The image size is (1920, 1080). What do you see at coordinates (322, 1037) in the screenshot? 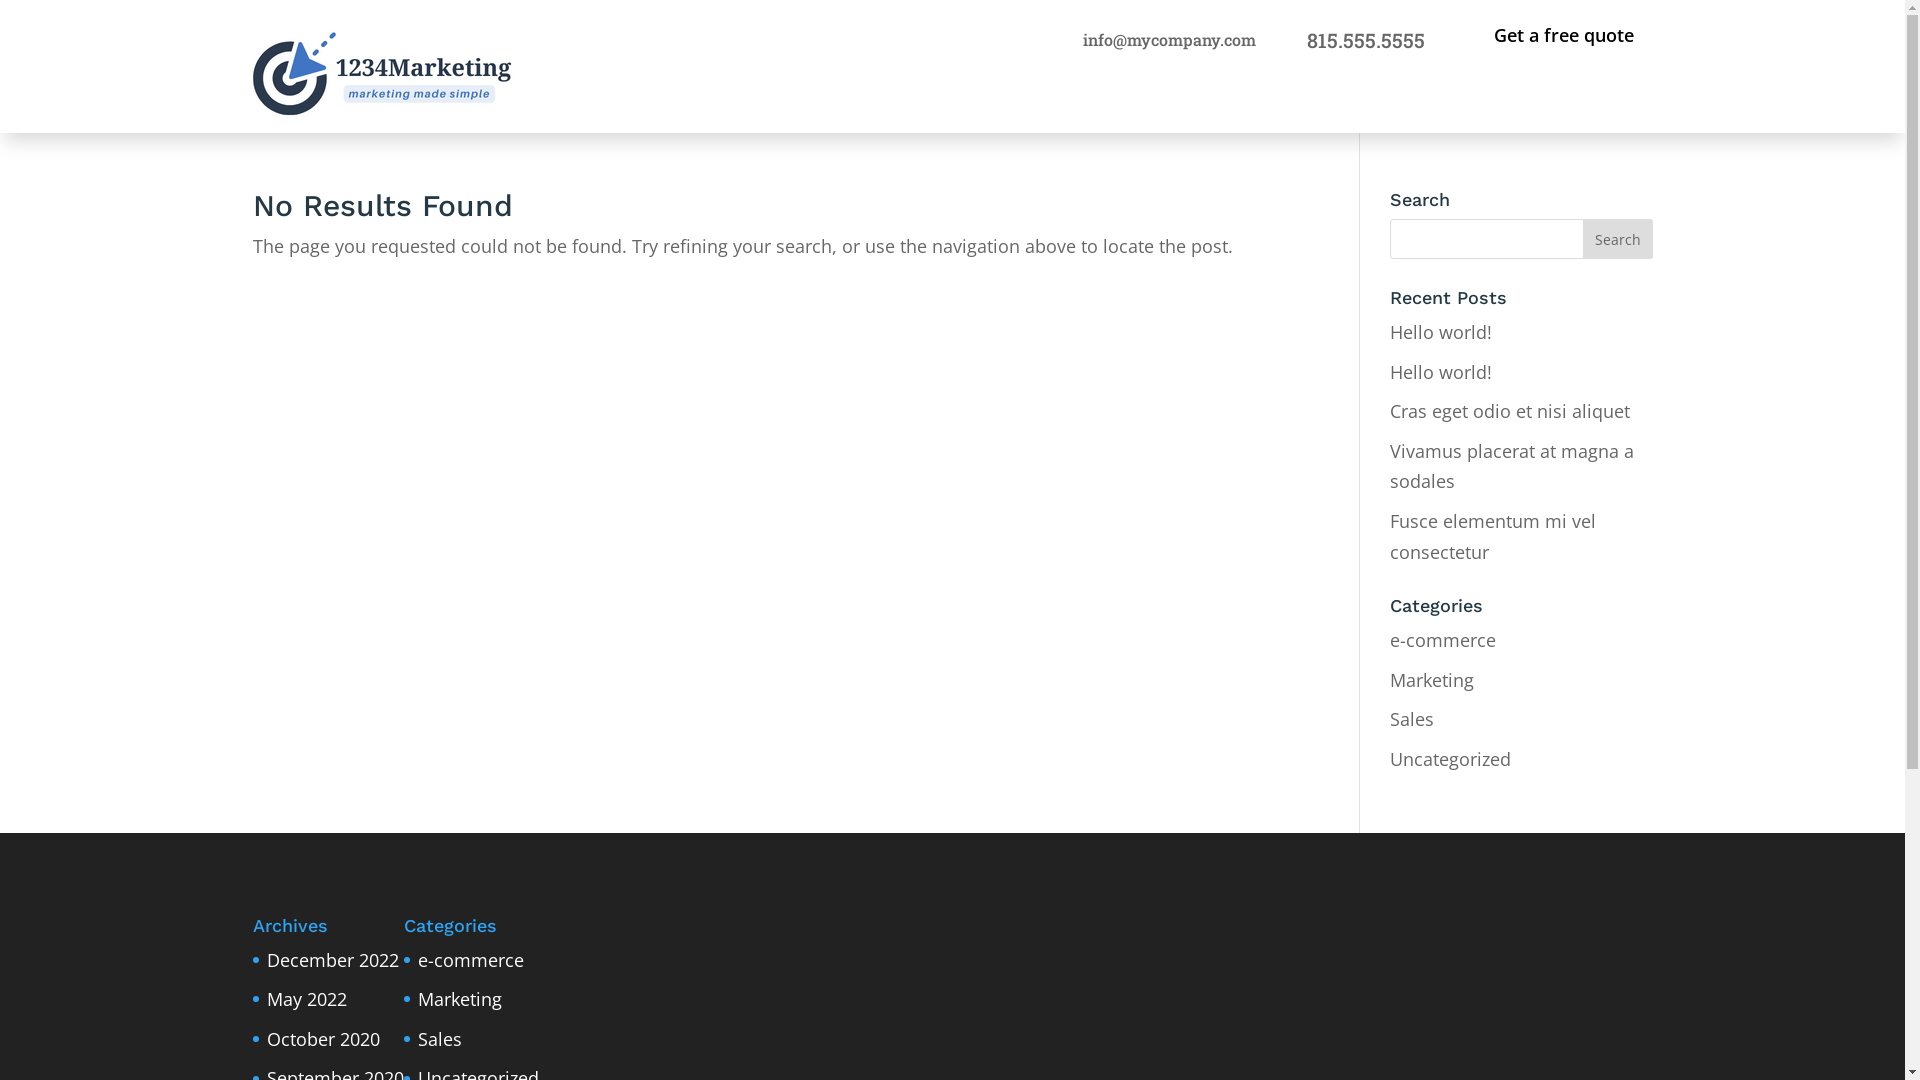
I see `'October 2020'` at bounding box center [322, 1037].